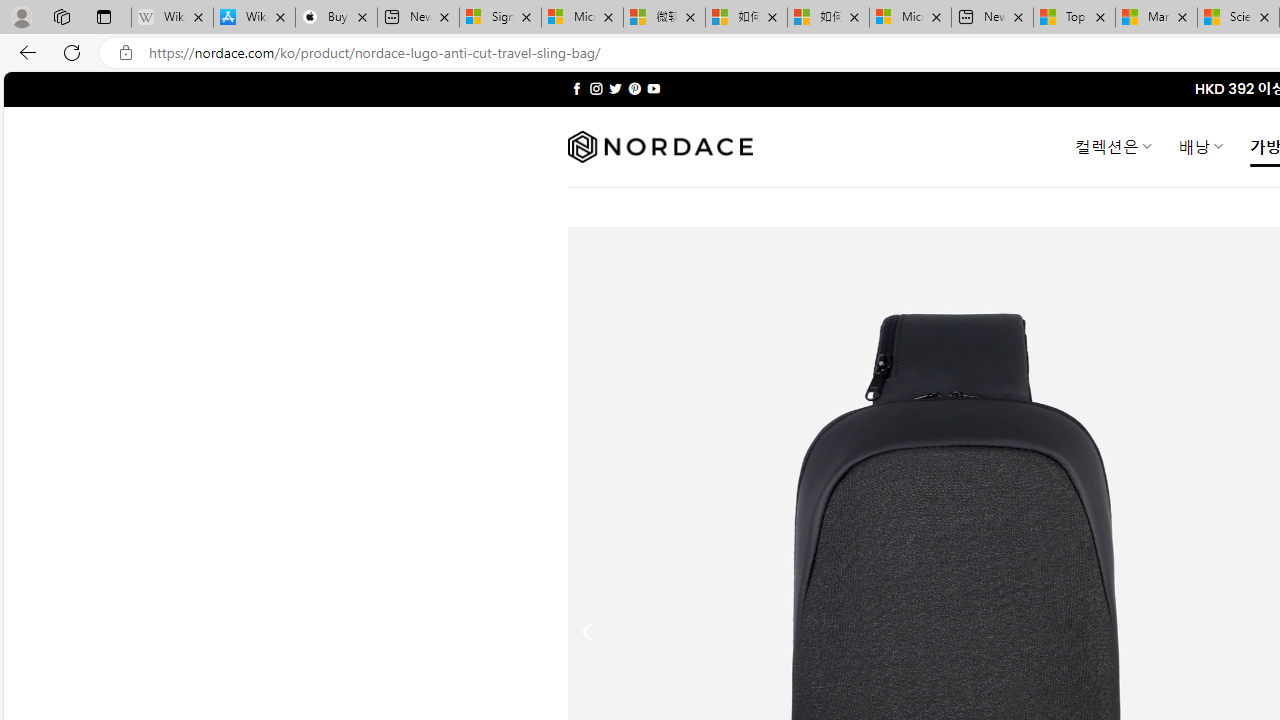 This screenshot has height=720, width=1280. Describe the element at coordinates (614, 88) in the screenshot. I see `'Follow on Twitter'` at that location.